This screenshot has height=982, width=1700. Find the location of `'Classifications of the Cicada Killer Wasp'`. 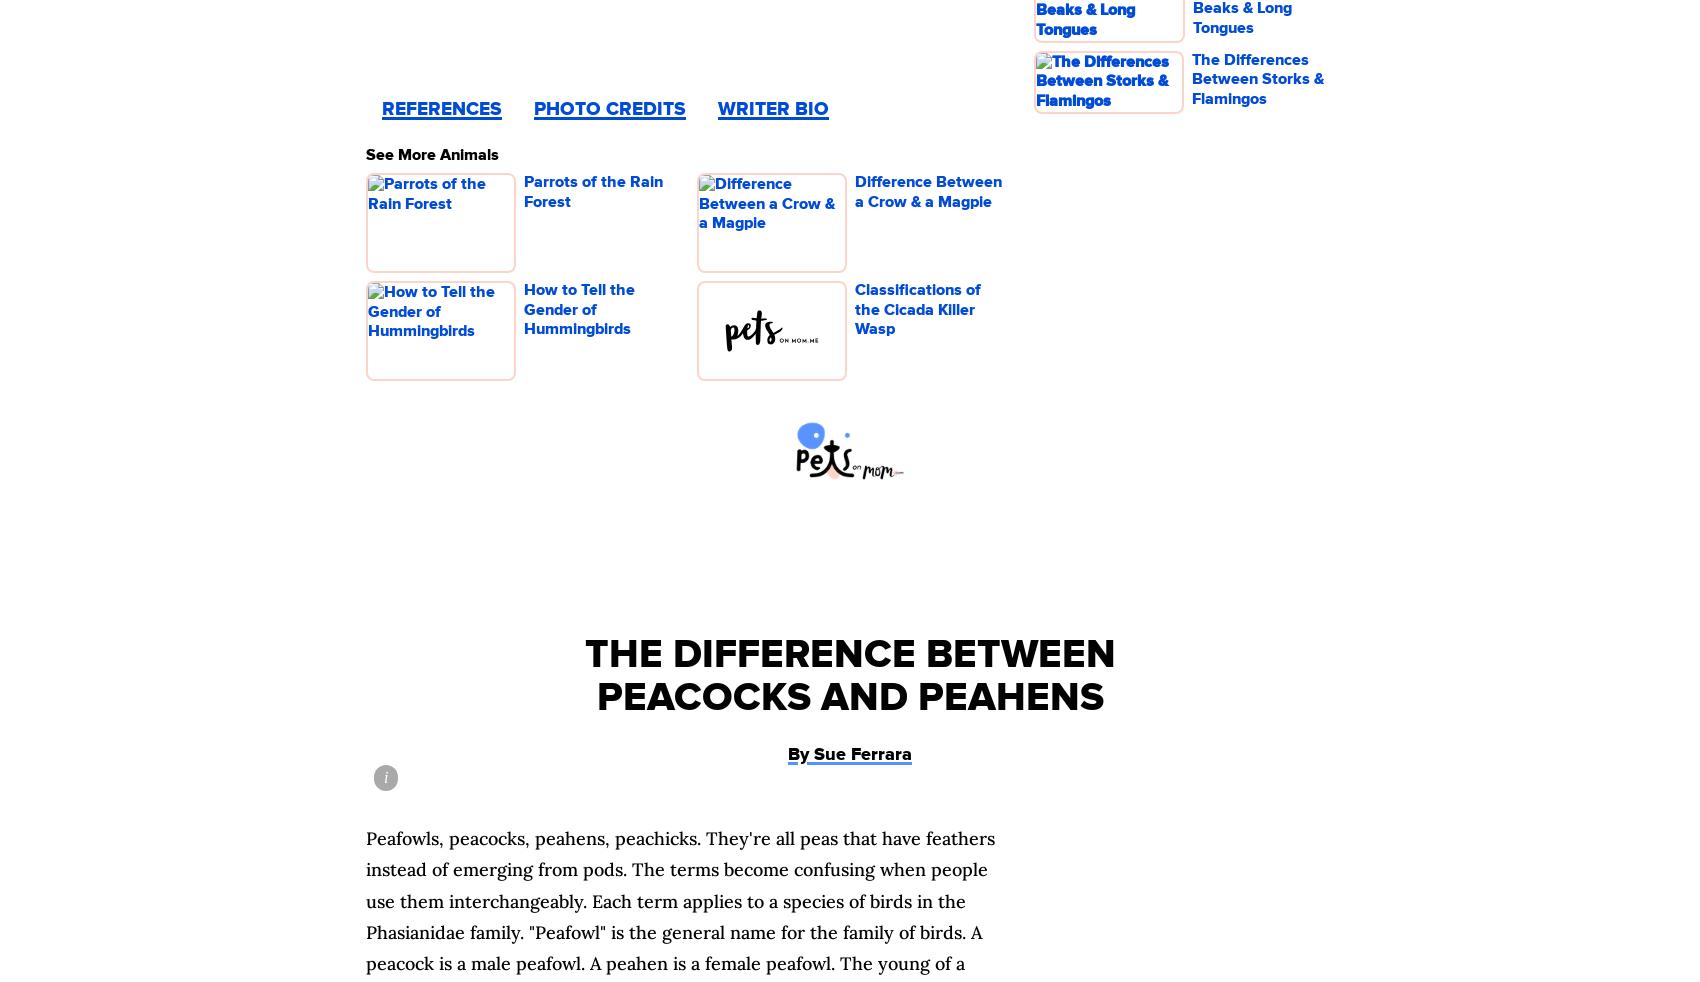

'Classifications of the Cicada Killer Wasp' is located at coordinates (916, 309).